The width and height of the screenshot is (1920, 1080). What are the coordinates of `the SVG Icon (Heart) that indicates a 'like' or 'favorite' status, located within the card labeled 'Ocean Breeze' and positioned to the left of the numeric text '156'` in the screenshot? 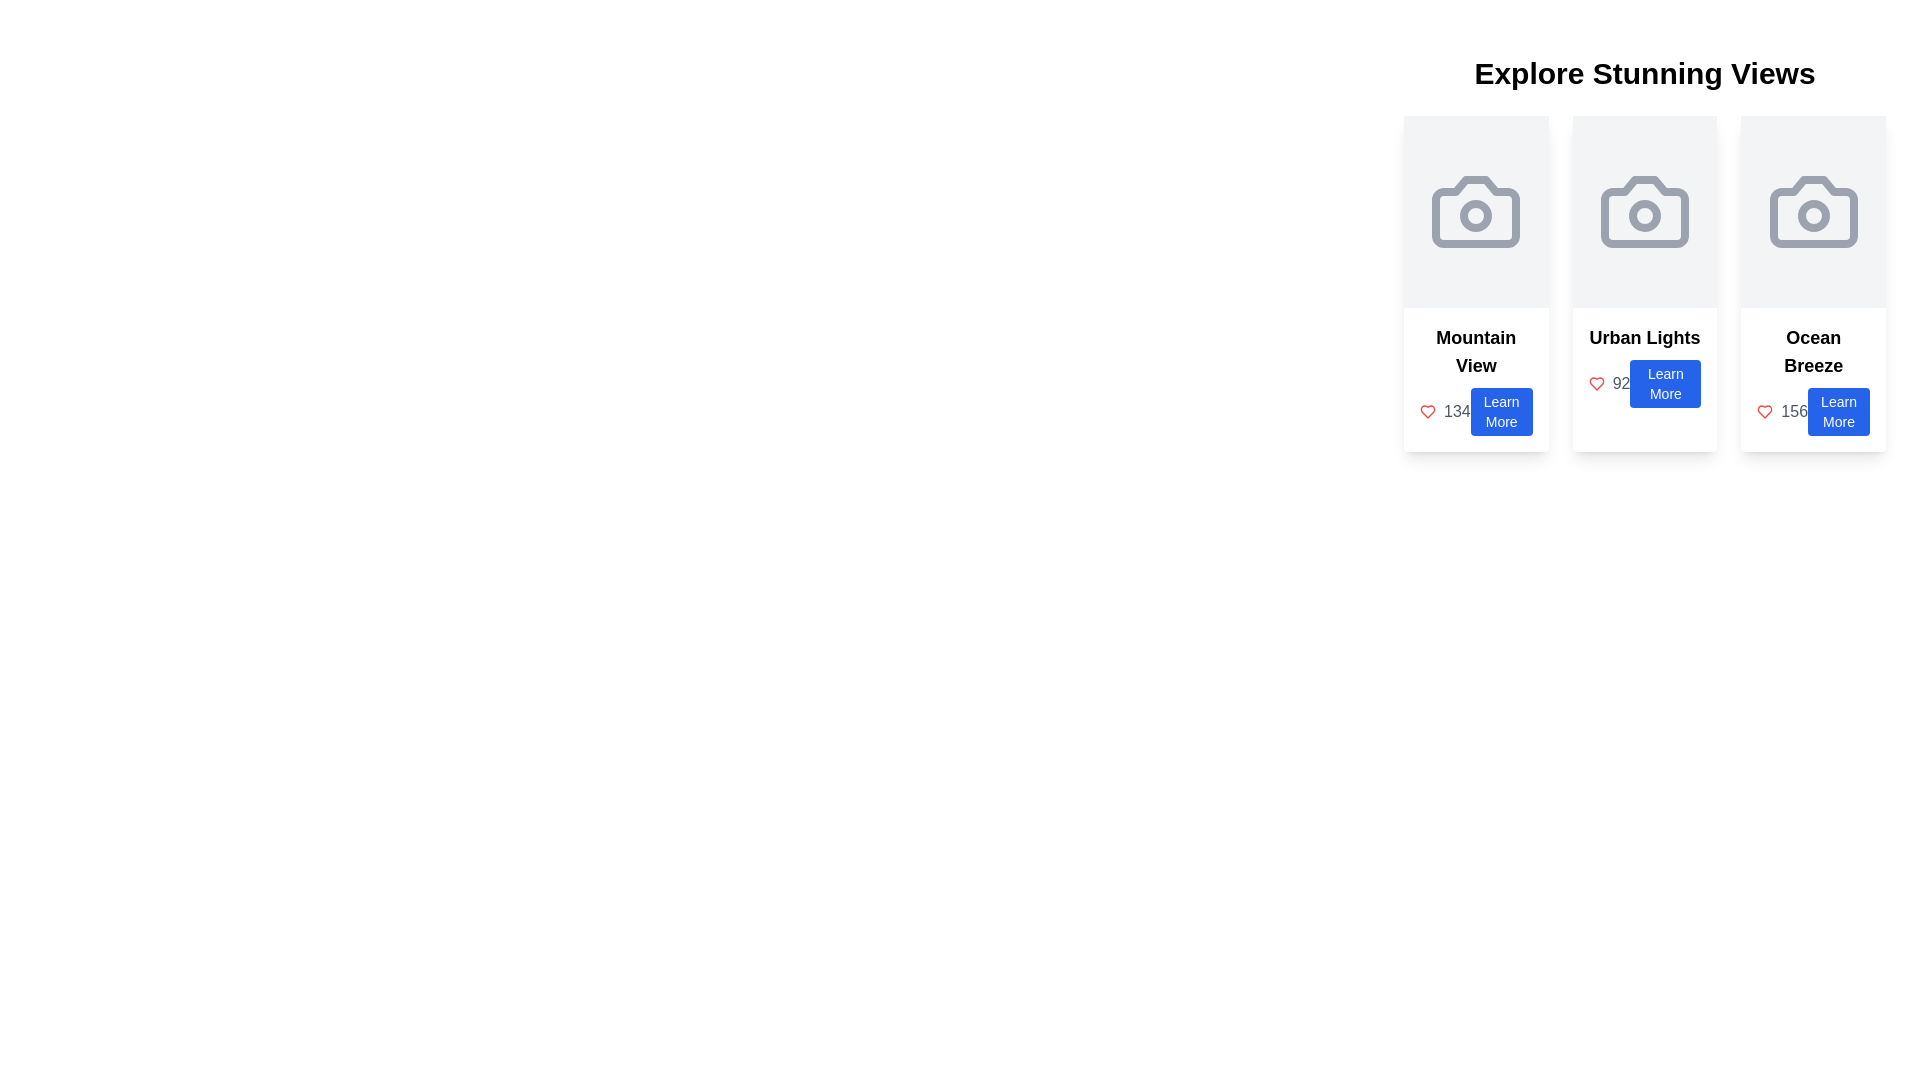 It's located at (1765, 411).